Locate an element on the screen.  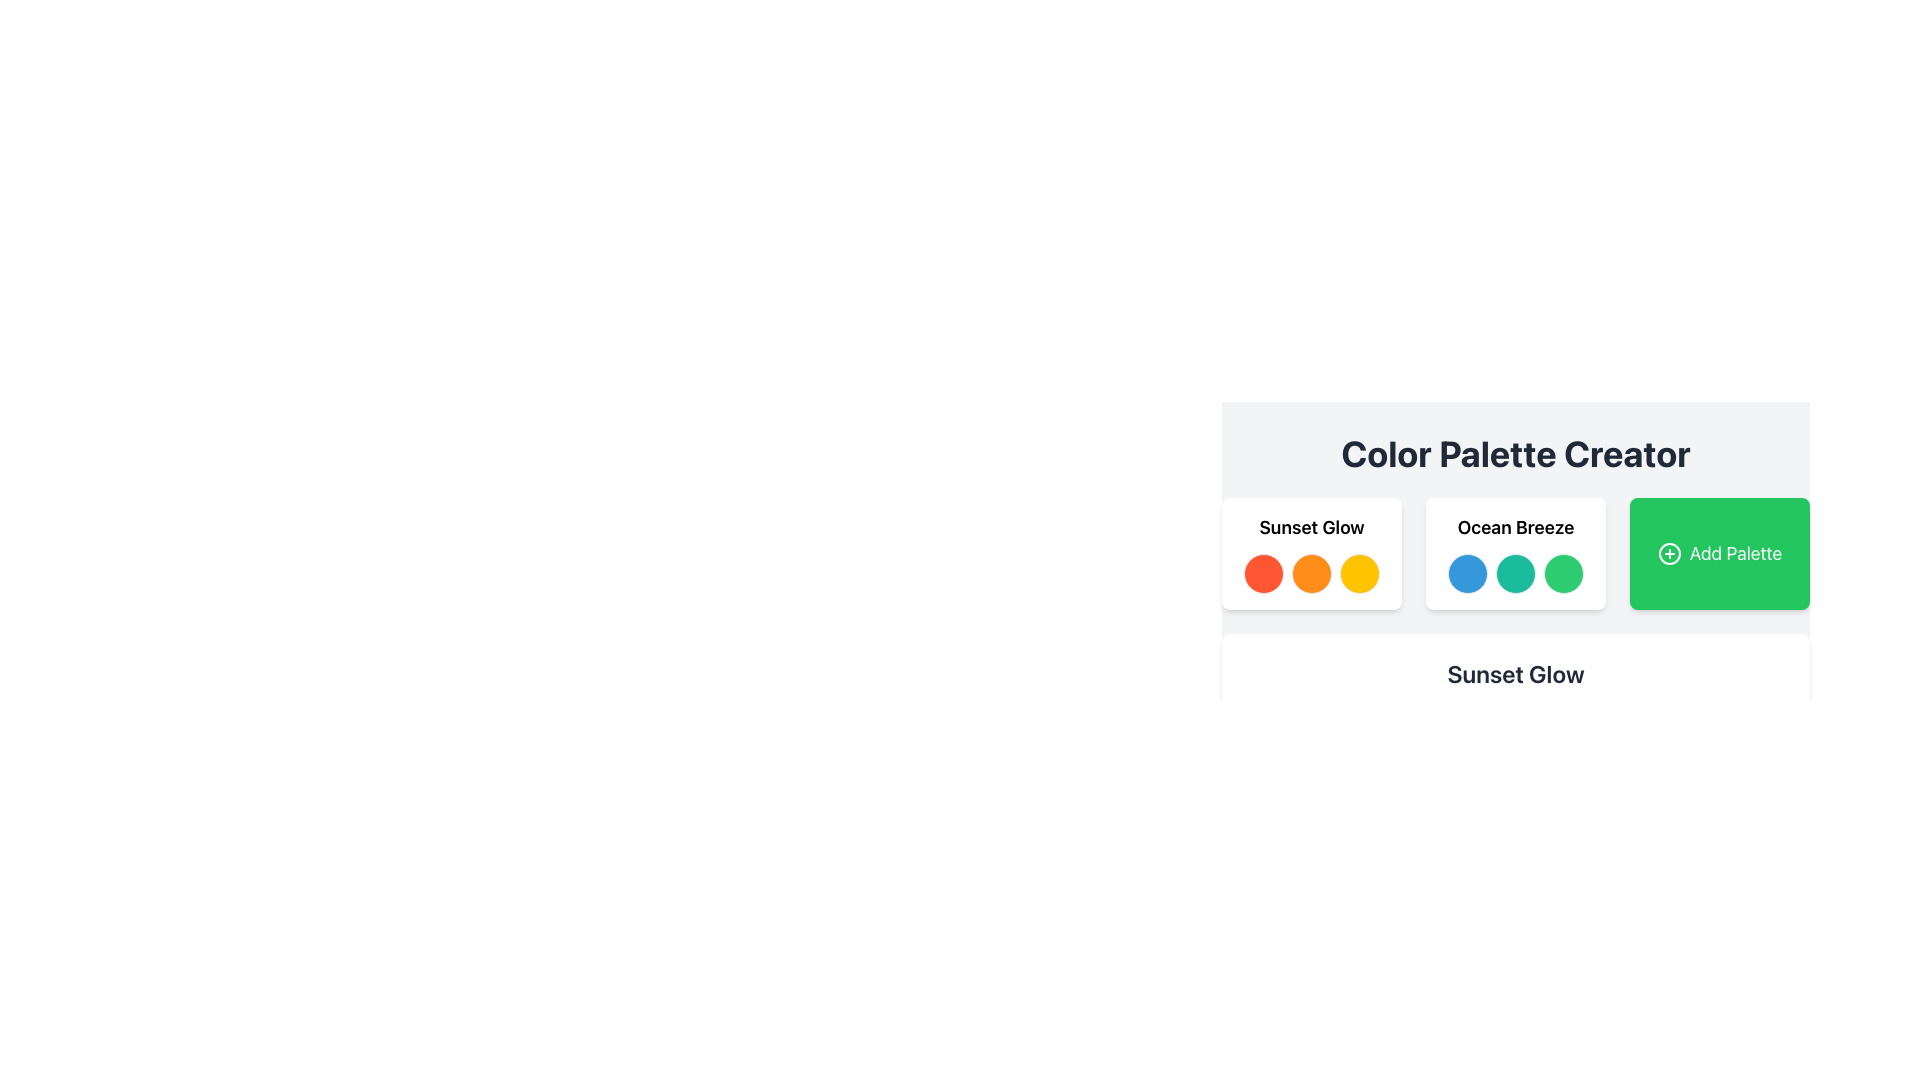
the 'Add Palette' button with a vibrant green background located in the top-right corner of the grid layout, adjacent to 'Ocean Breeze' is located at coordinates (1718, 554).